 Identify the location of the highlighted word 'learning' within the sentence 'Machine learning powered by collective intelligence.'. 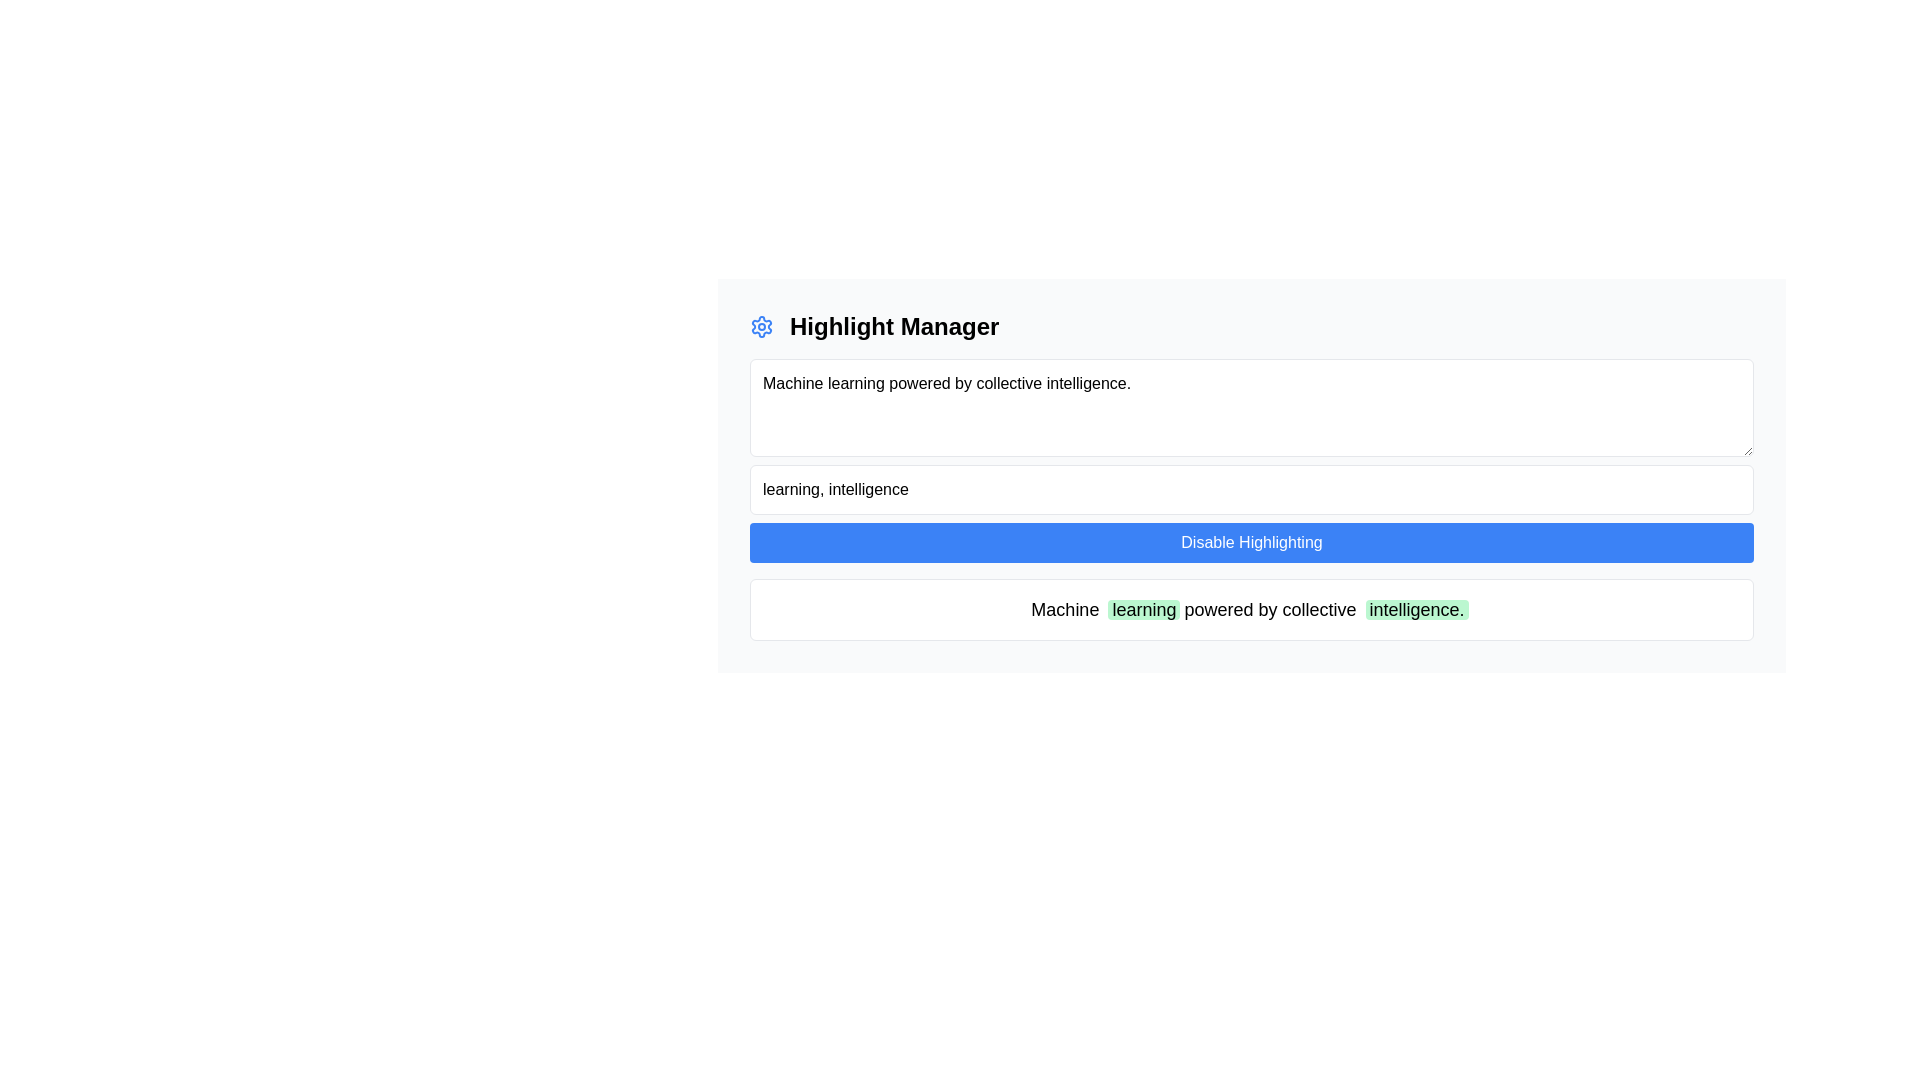
(1144, 608).